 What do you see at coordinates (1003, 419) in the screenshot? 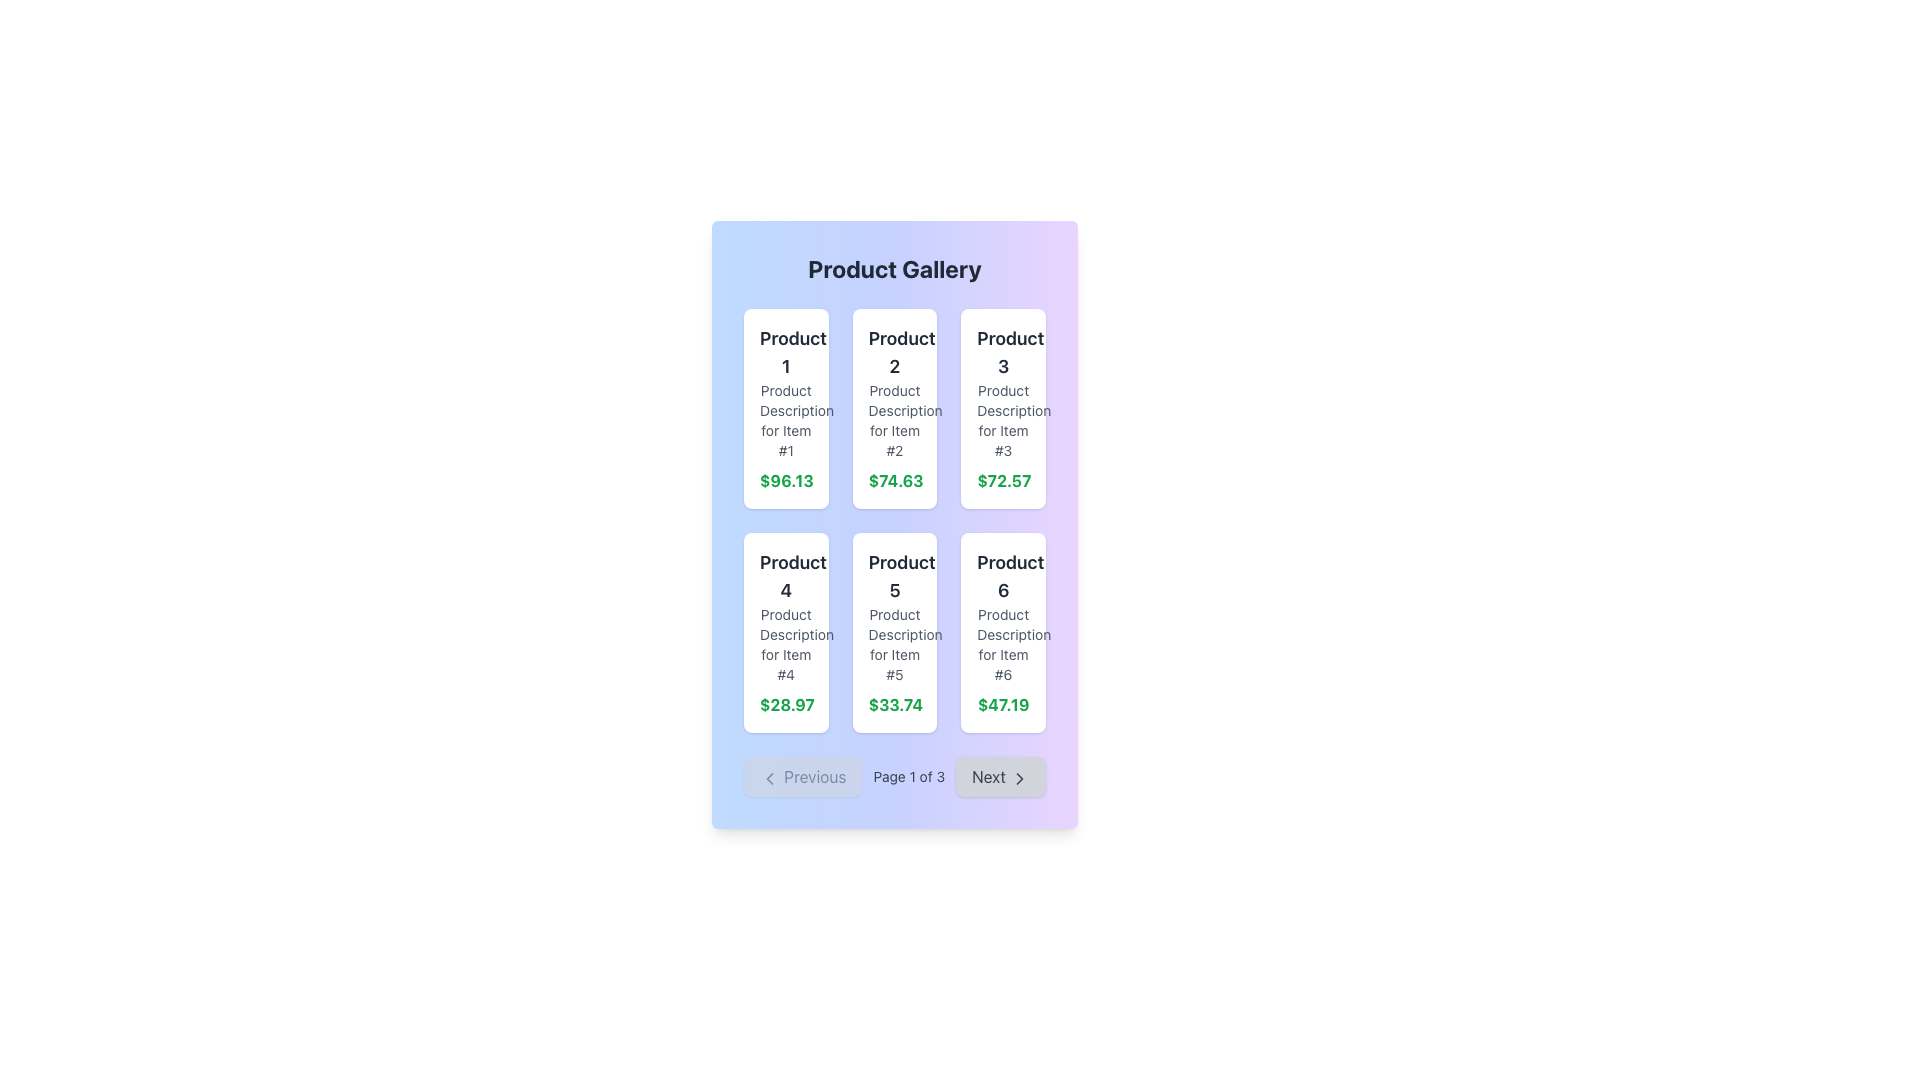
I see `the text label that provides additional information about 'Product 3', which is located between the title 'Product 3' and the price '$72.57'` at bounding box center [1003, 419].